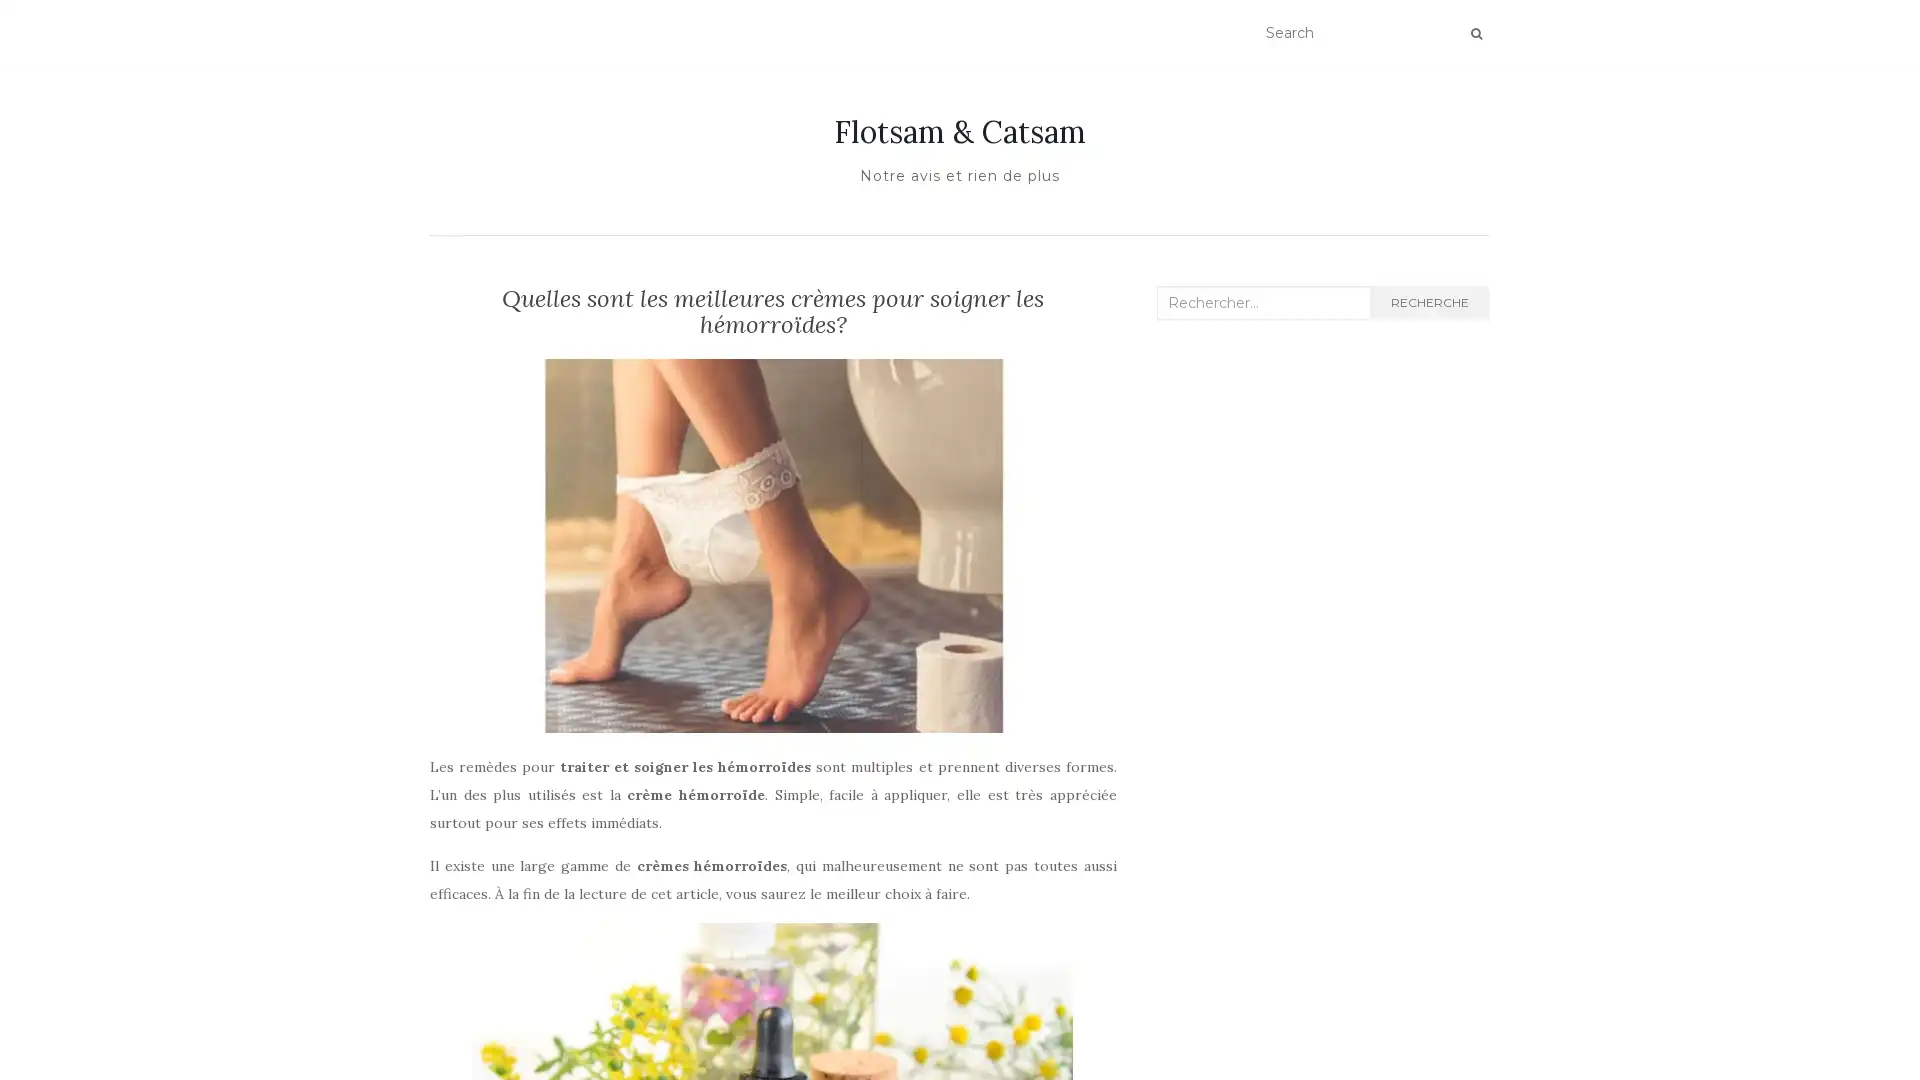  What do you see at coordinates (1428, 303) in the screenshot?
I see `RECHERCHE` at bounding box center [1428, 303].